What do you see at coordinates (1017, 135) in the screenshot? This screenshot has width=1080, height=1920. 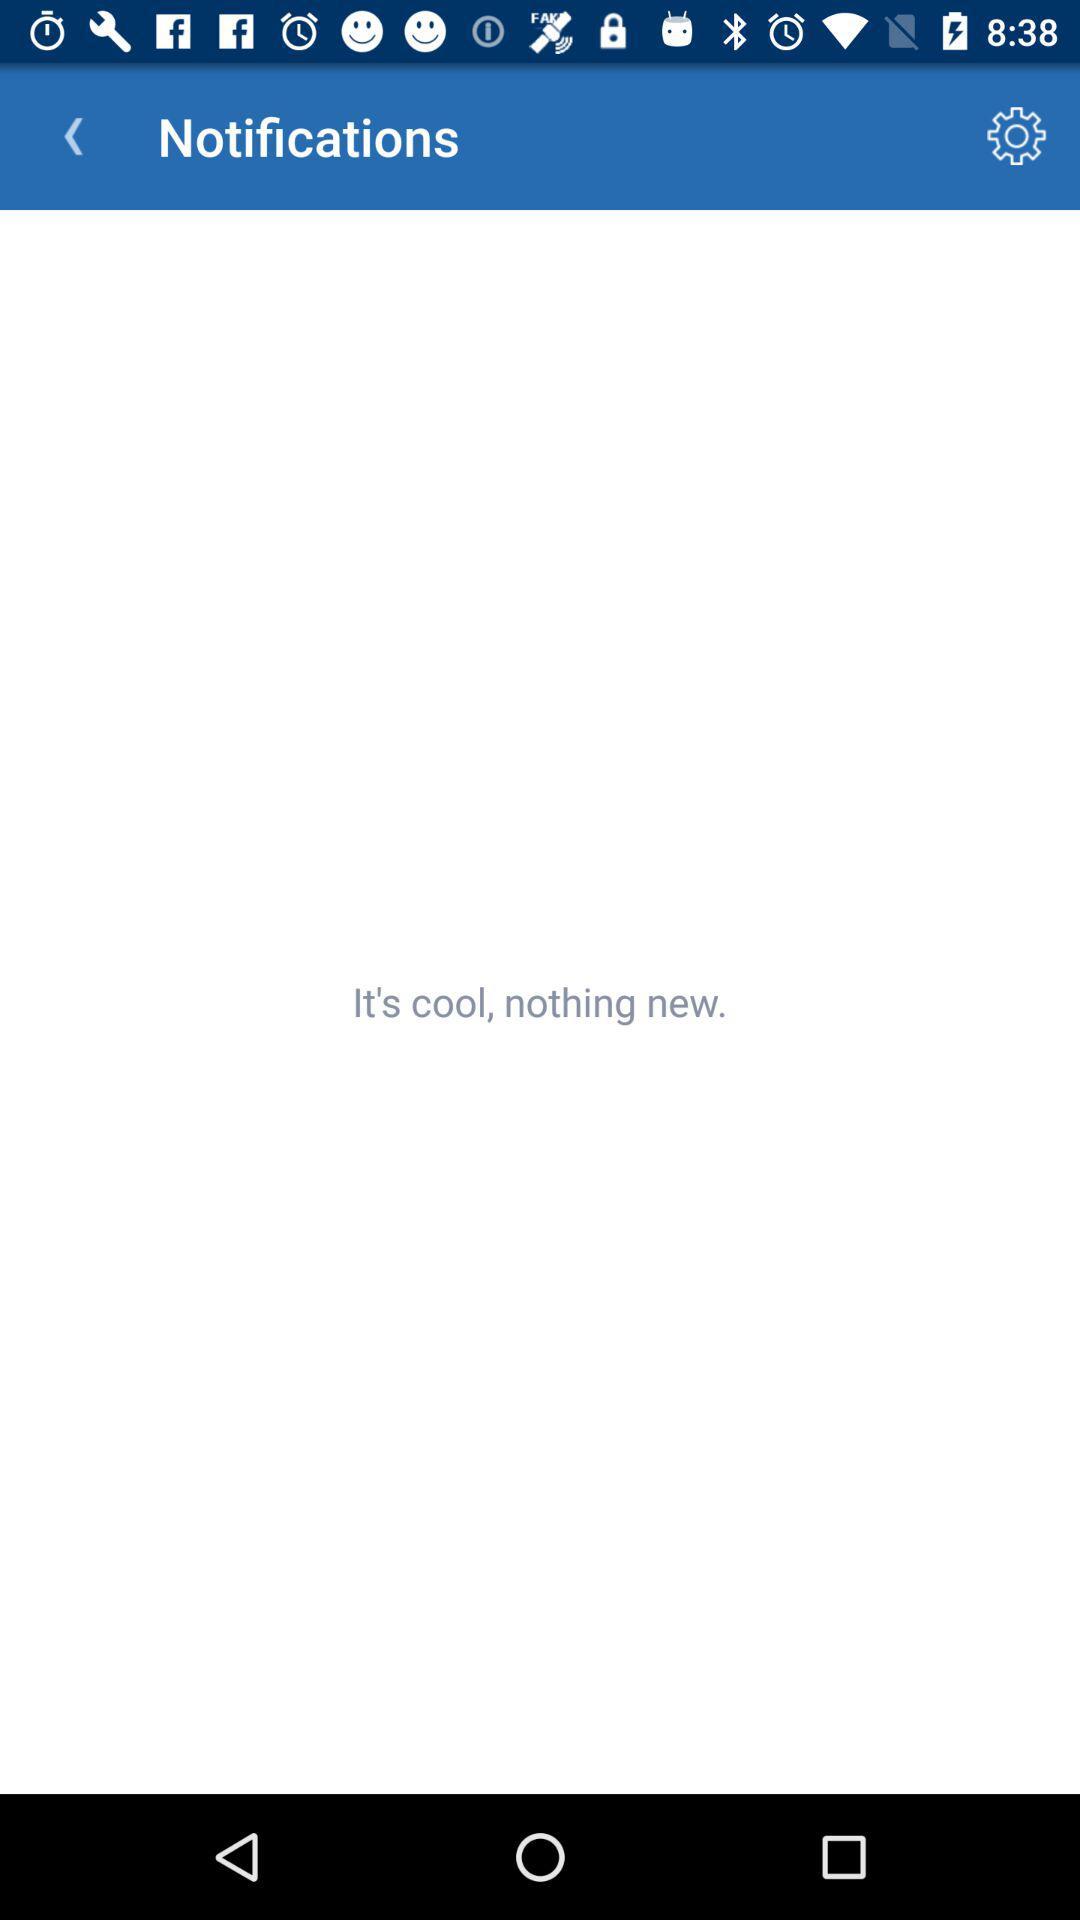 I see `icon to the right of the notifications app` at bounding box center [1017, 135].